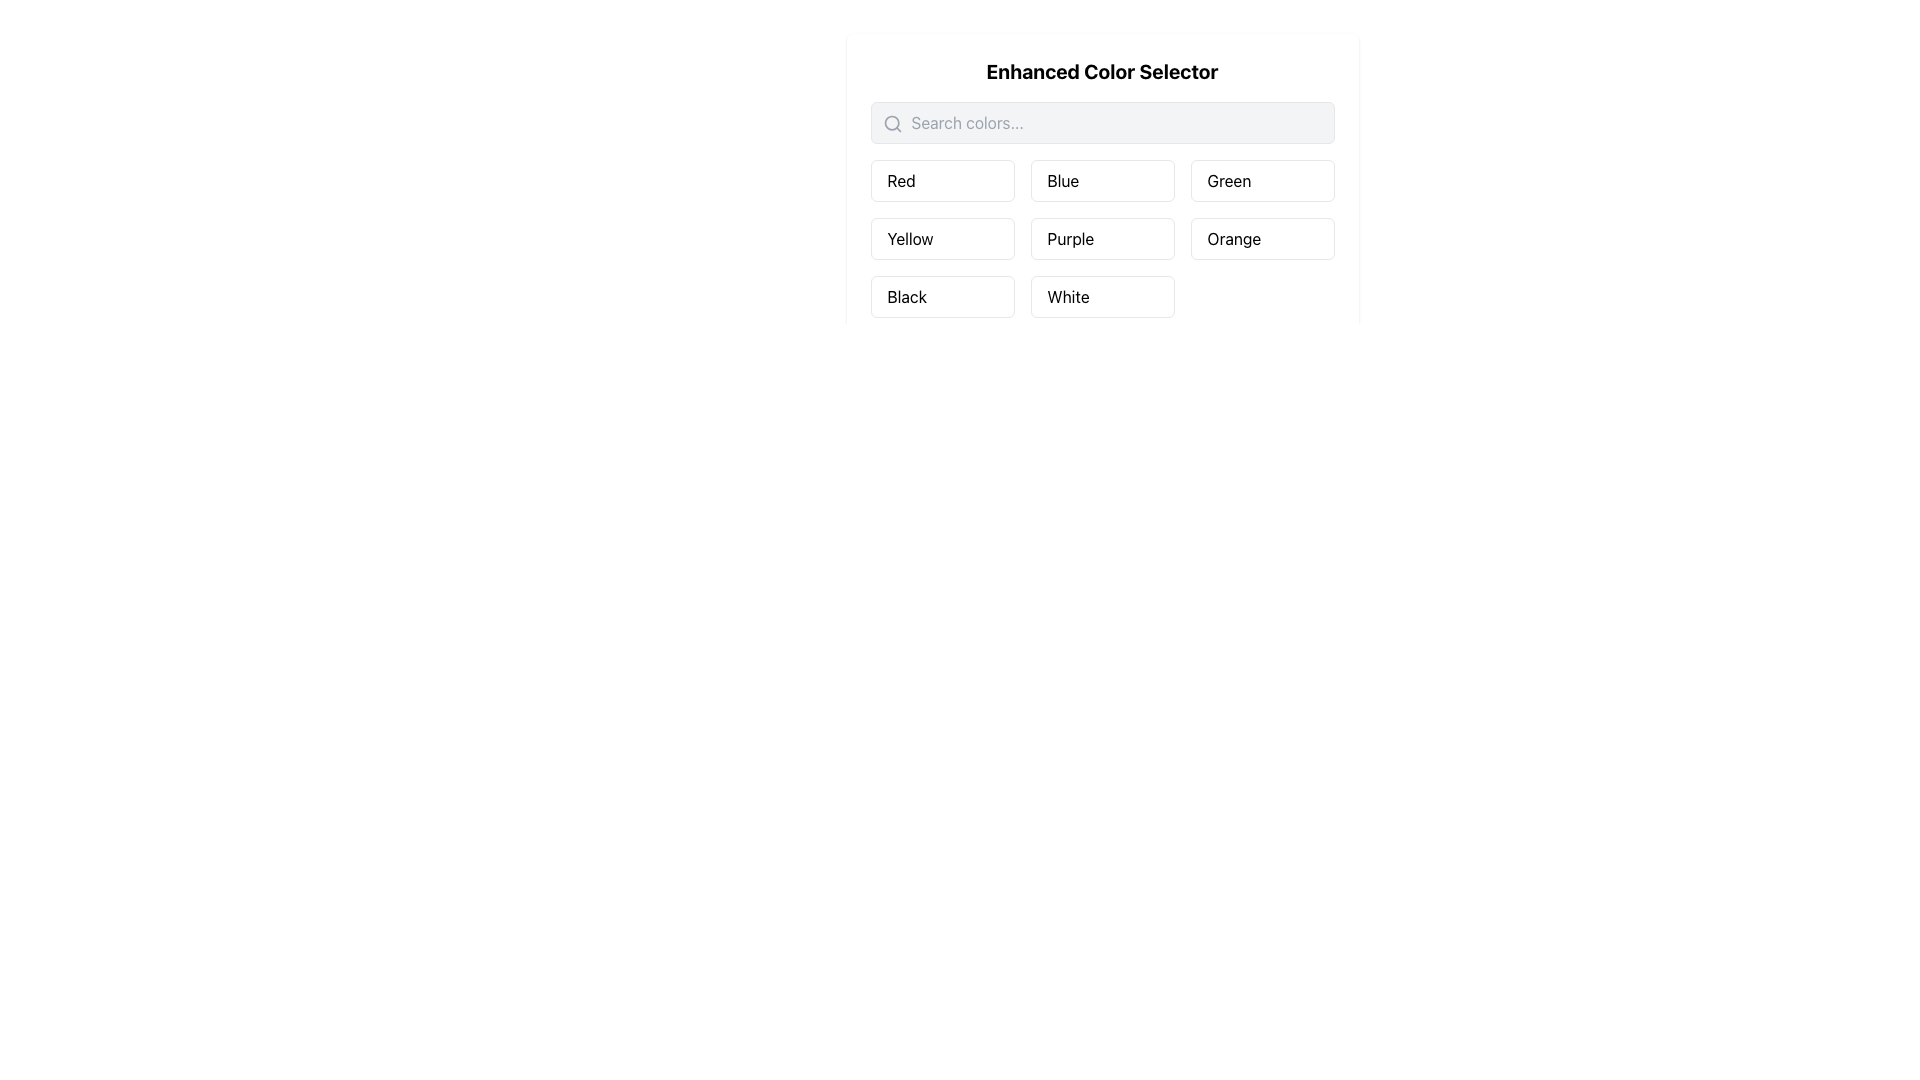 The height and width of the screenshot is (1080, 1920). Describe the element at coordinates (900, 181) in the screenshot. I see `text of the label indicating the color option, which is 'Red', located in the top-left cell of the color options grid, just below the 'Search colors...' input field` at that location.